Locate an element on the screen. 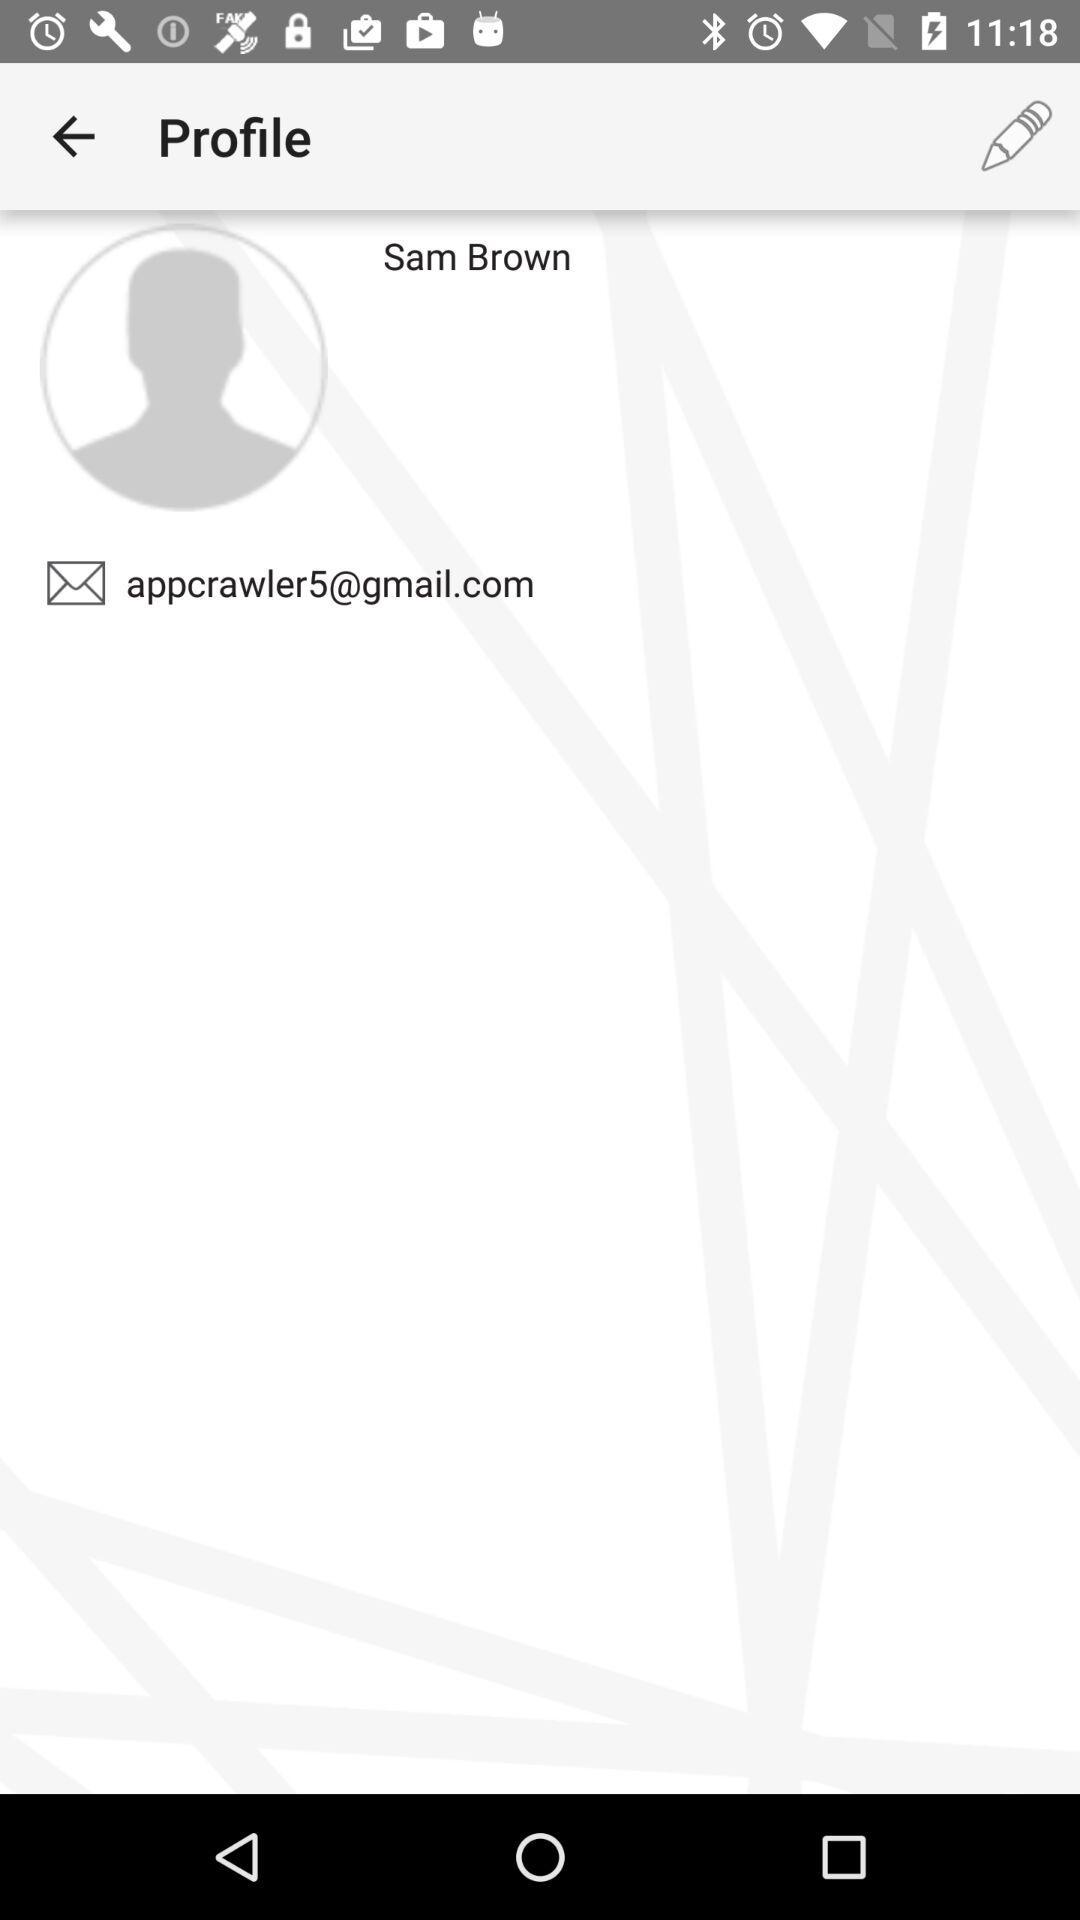 This screenshot has height=1920, width=1080. icon above the appcrawler5@gmail.com is located at coordinates (183, 367).